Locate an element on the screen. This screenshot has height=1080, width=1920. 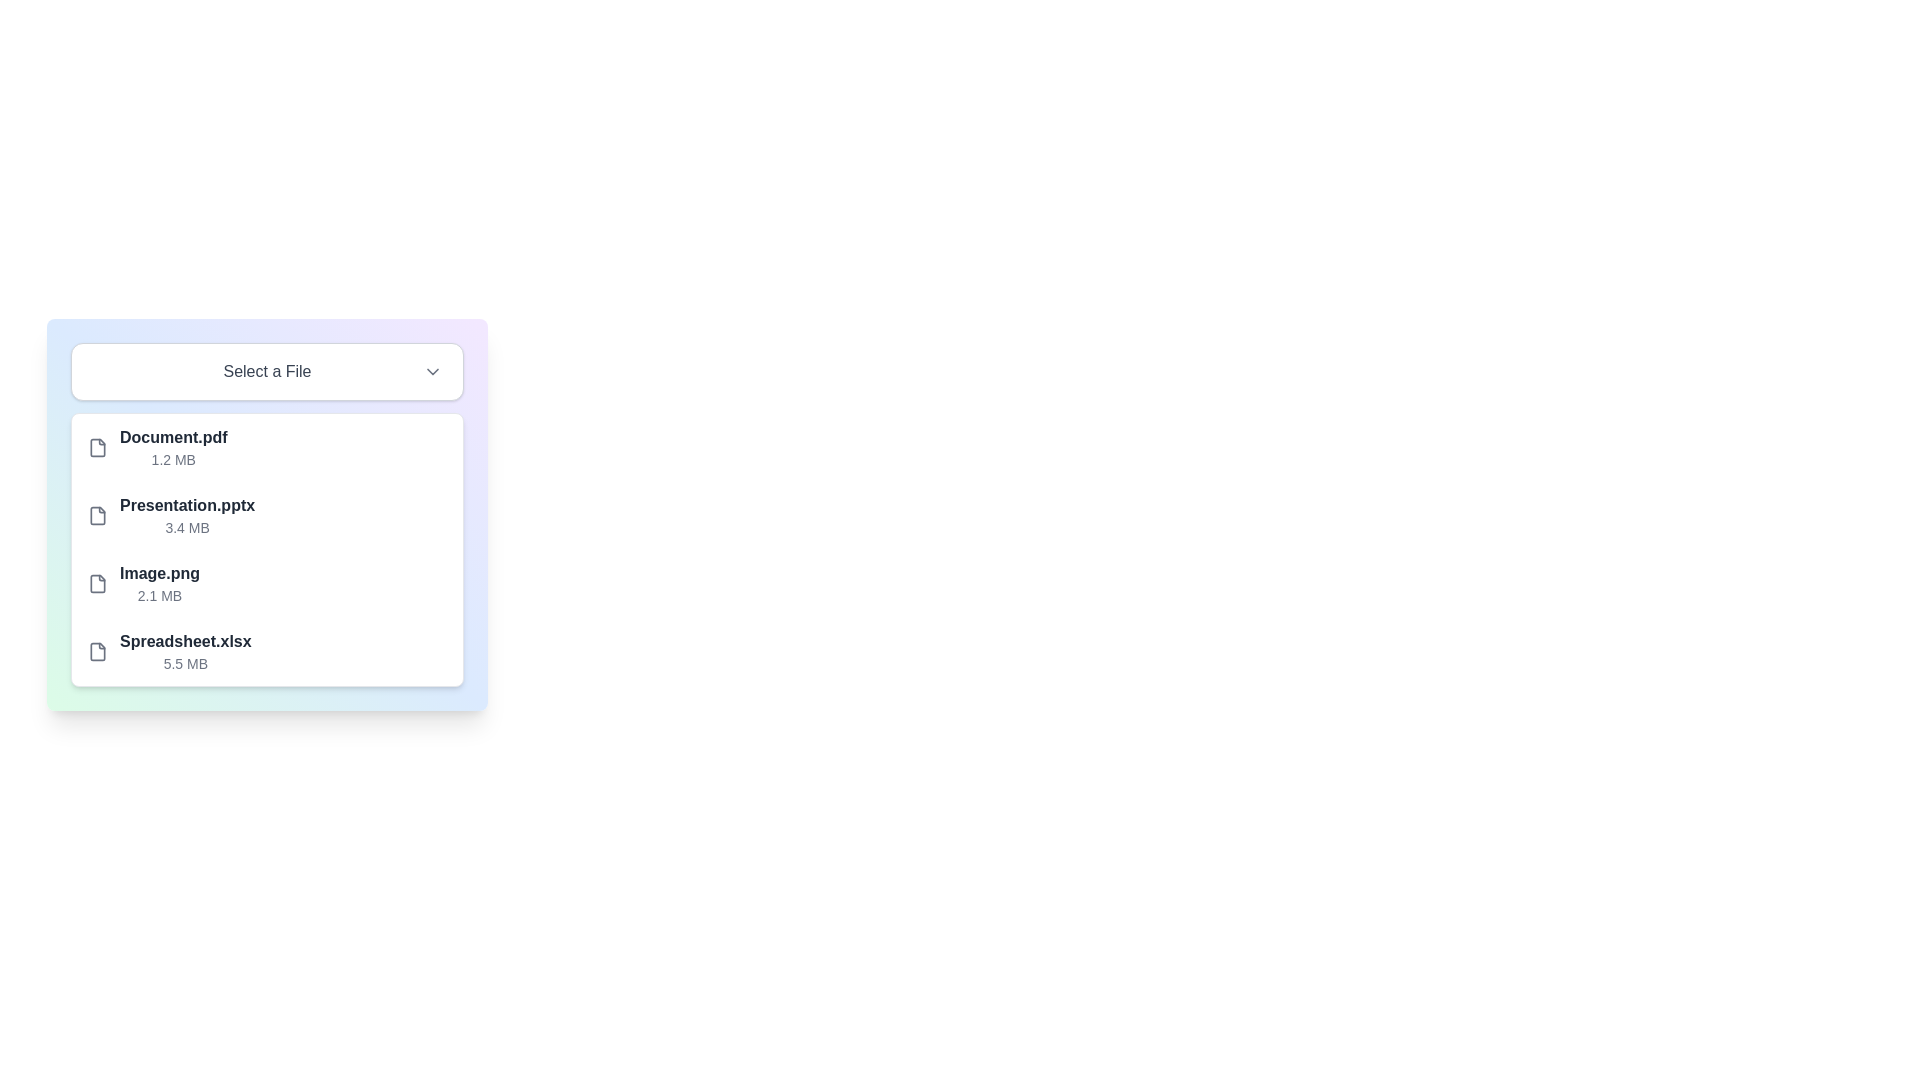
the file type icon located to the left of the text 'Document.pdf' is located at coordinates (96, 446).